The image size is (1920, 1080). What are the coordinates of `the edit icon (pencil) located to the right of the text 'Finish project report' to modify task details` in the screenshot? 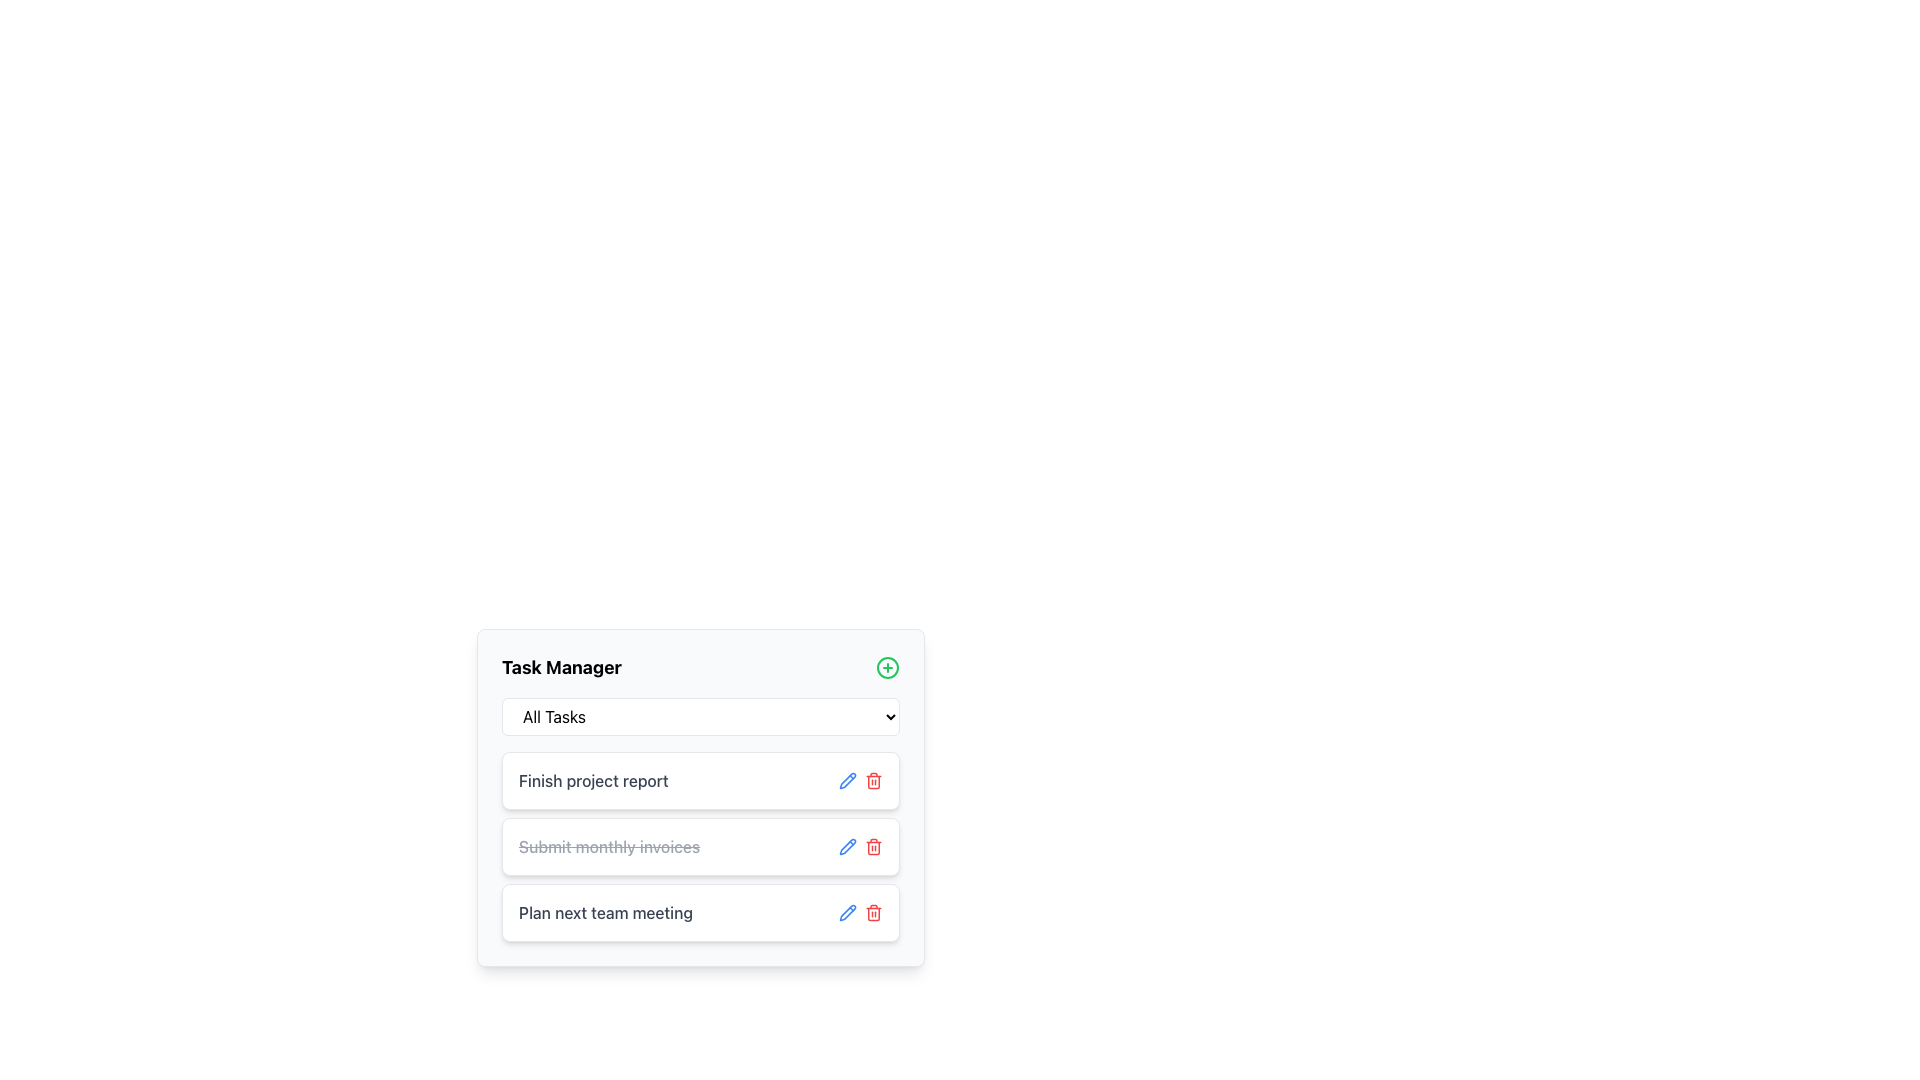 It's located at (848, 778).